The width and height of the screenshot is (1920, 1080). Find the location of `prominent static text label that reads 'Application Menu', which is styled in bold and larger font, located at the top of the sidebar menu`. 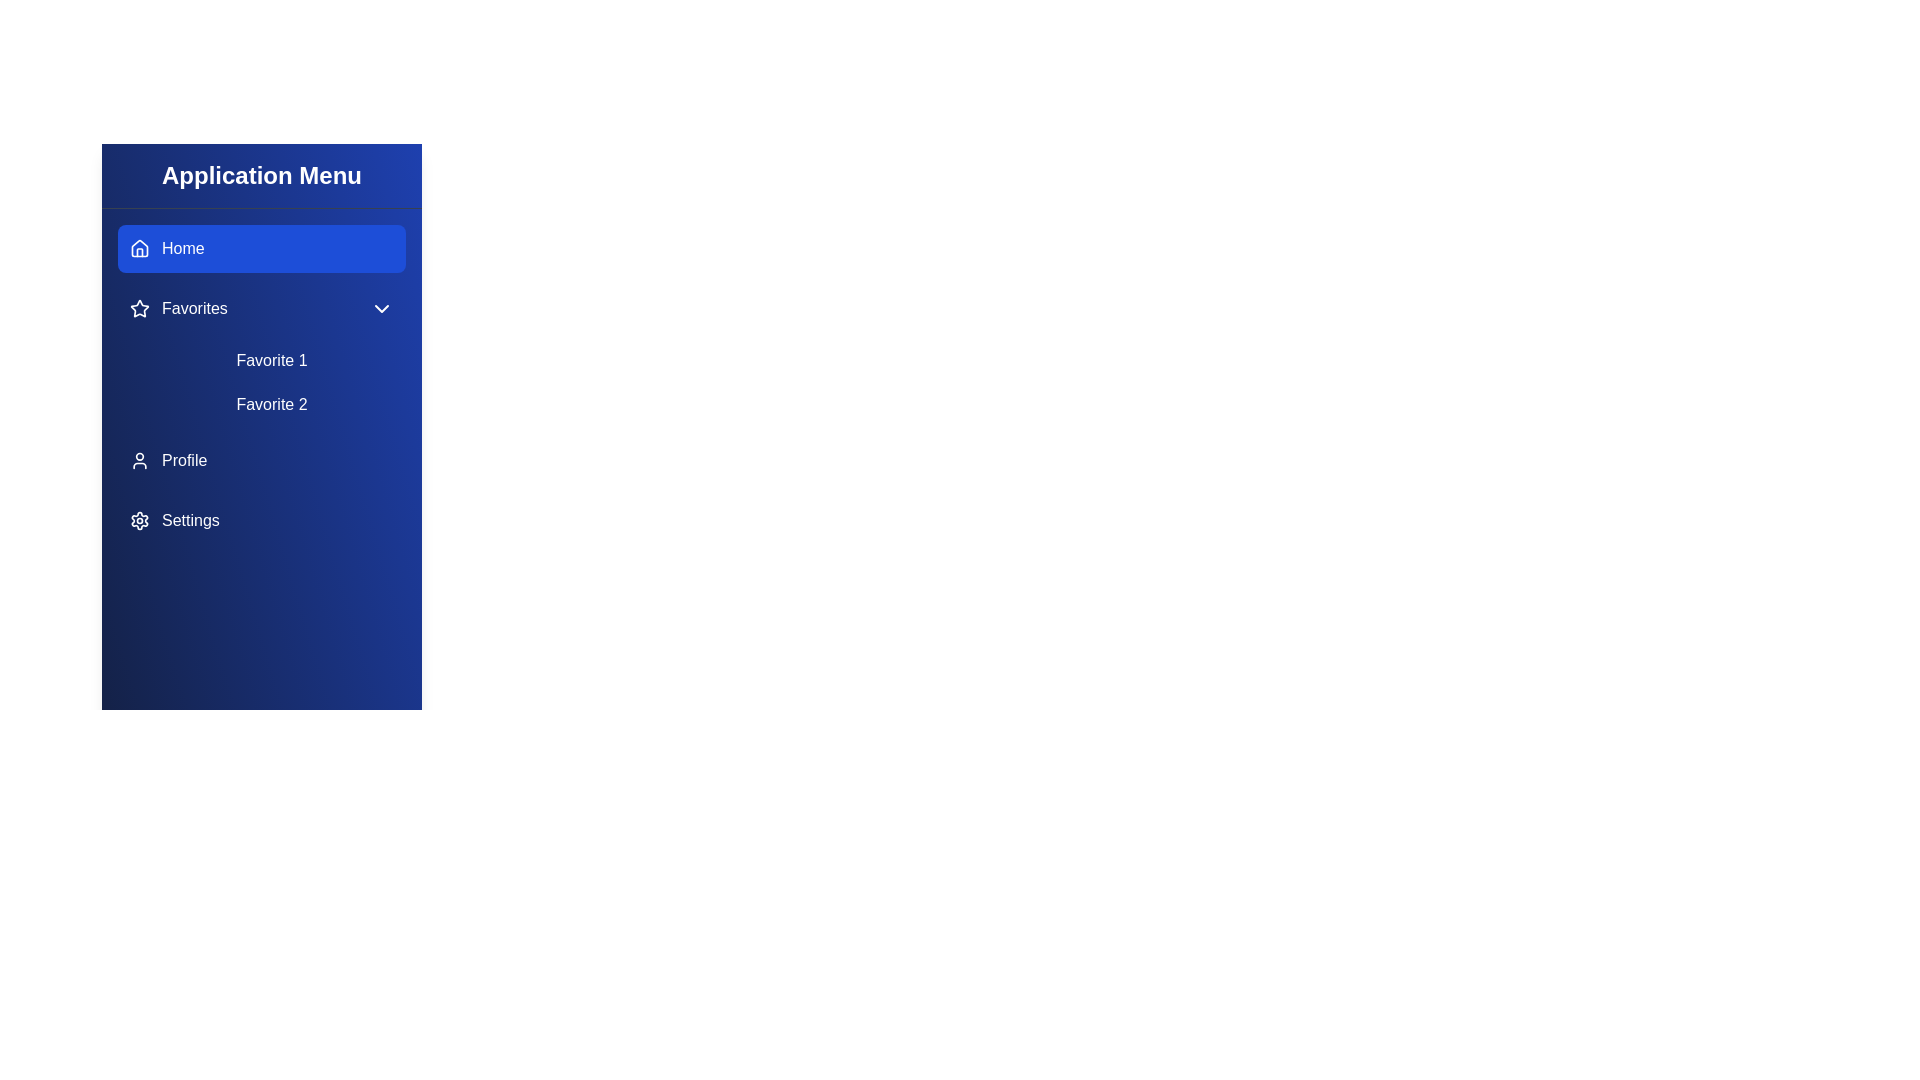

prominent static text label that reads 'Application Menu', which is styled in bold and larger font, located at the top of the sidebar menu is located at coordinates (261, 175).